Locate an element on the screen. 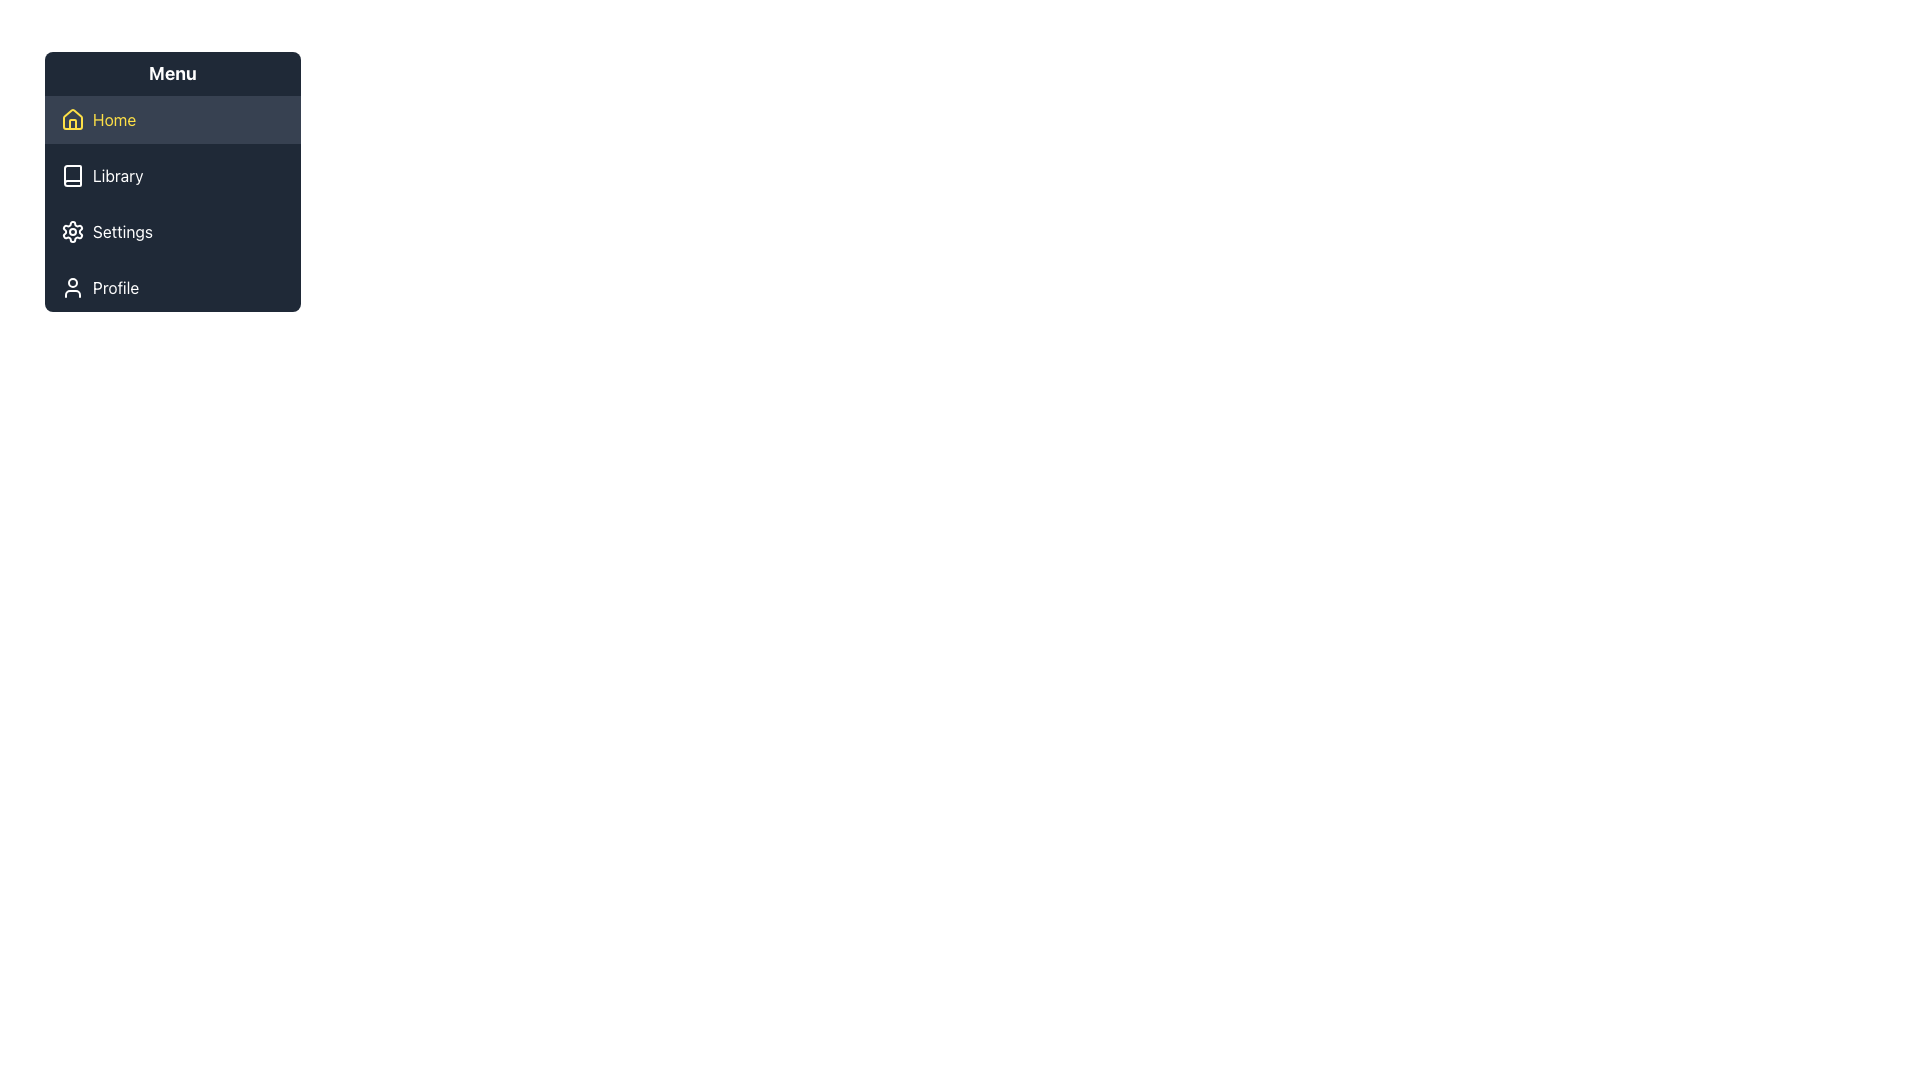  the 'Settings' text label in the sidebar menu, which is the third item in the list, located between 'Library' and 'Profile' is located at coordinates (121, 230).